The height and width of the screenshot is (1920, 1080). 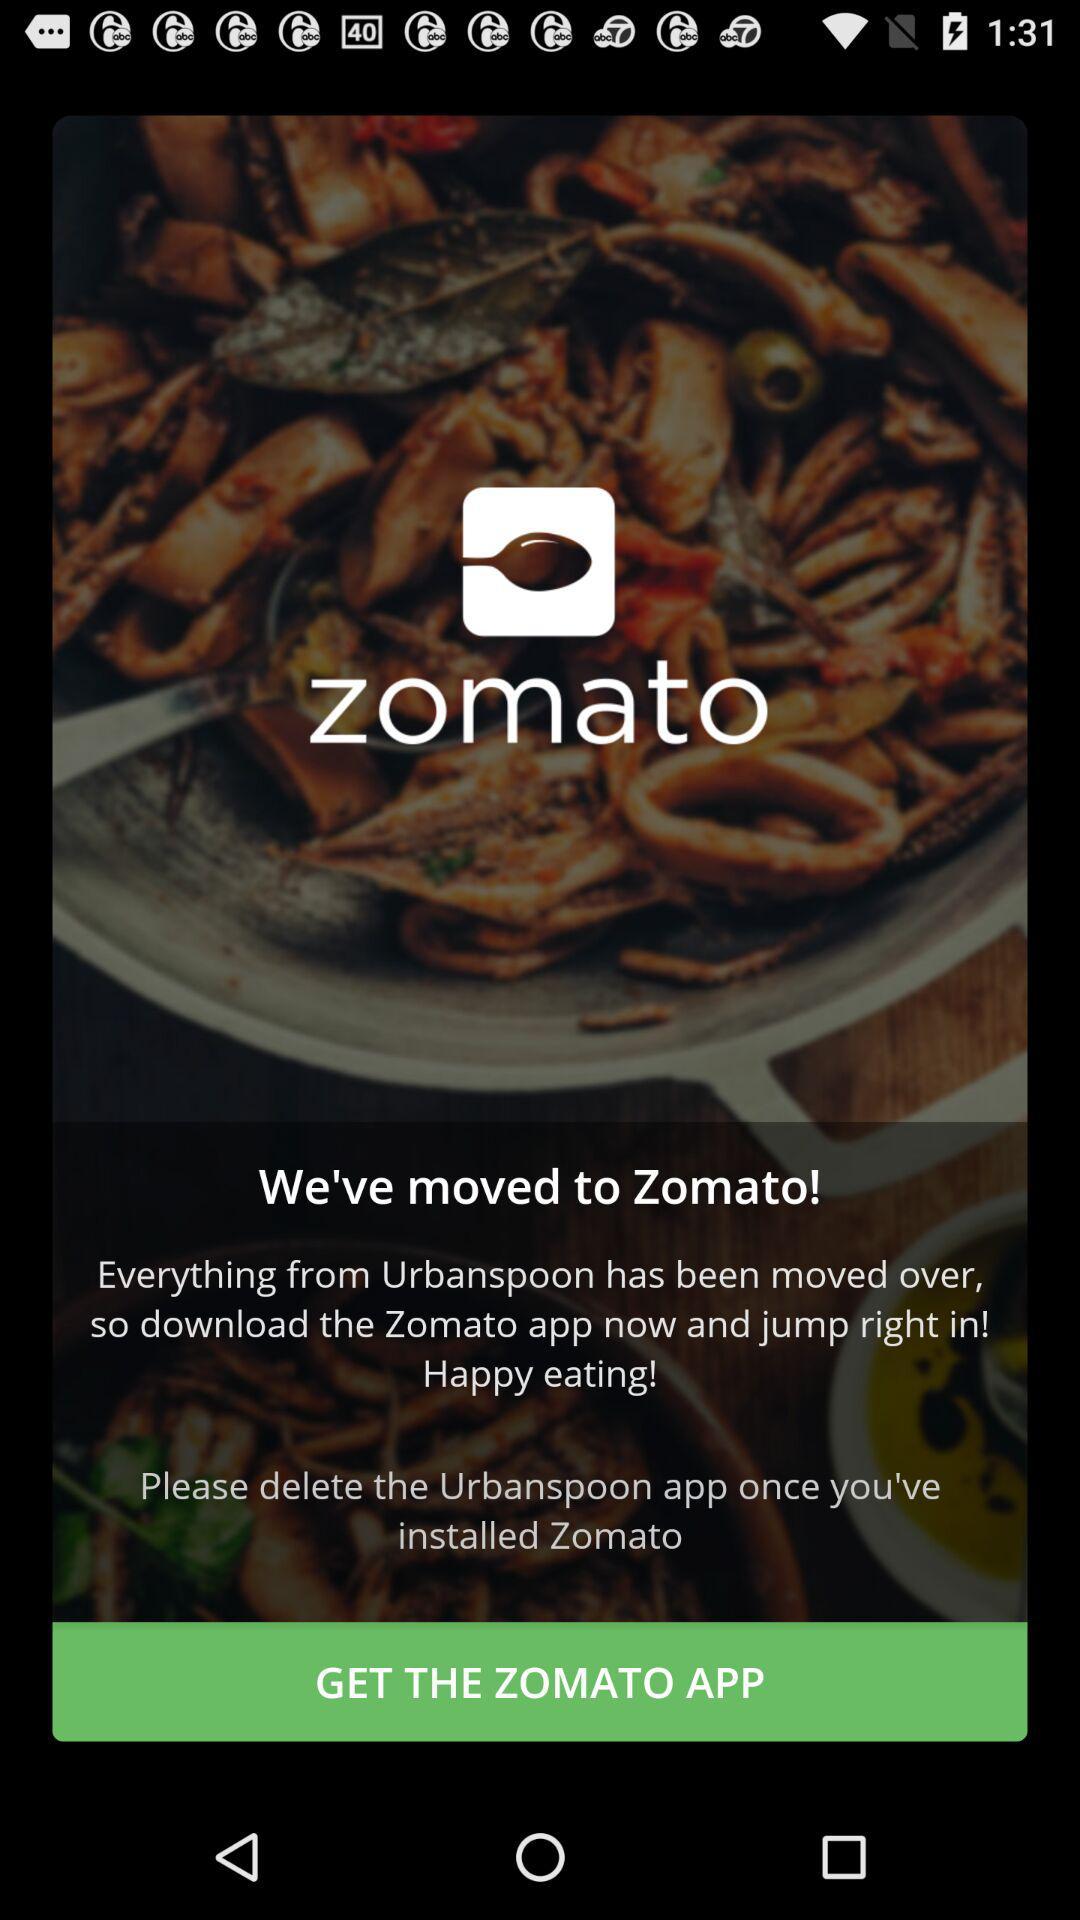 What do you see at coordinates (540, 617) in the screenshot?
I see `item above the we ve moved icon` at bounding box center [540, 617].